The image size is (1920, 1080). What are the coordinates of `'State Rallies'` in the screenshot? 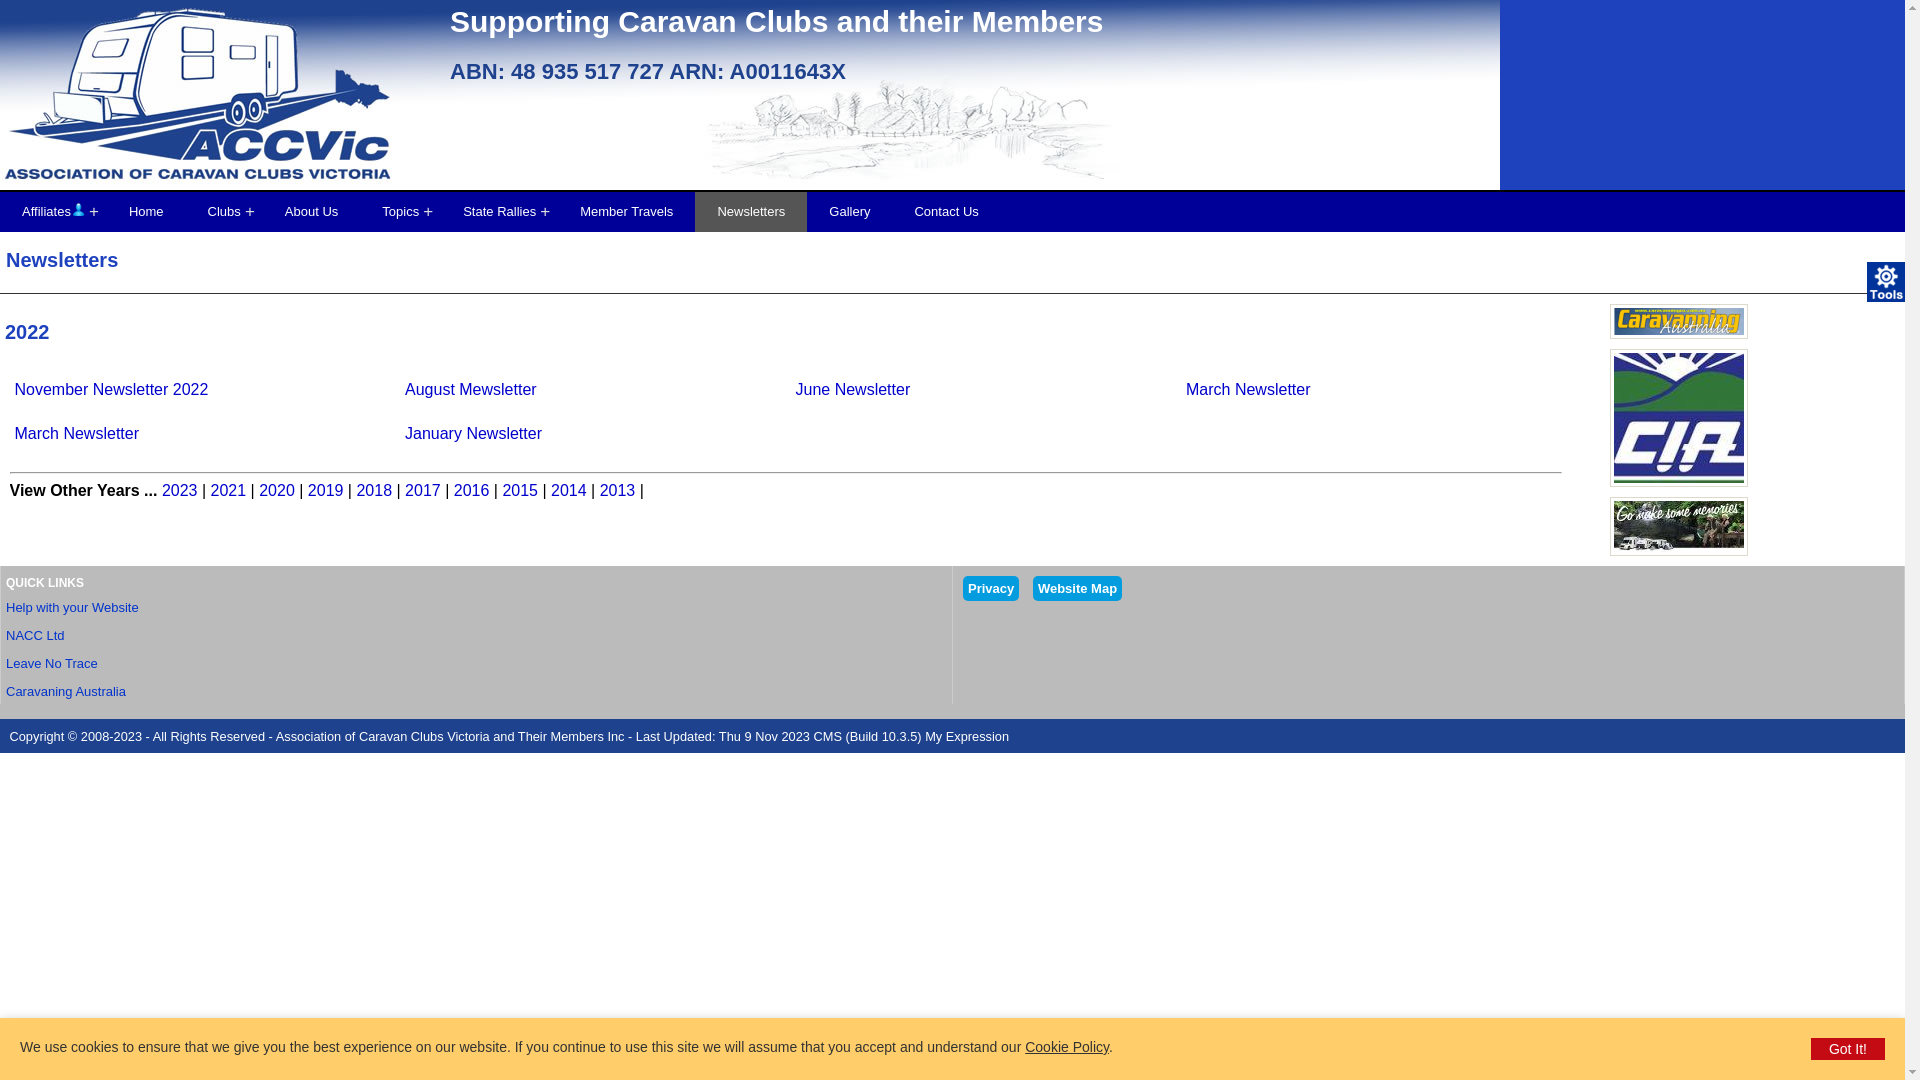 It's located at (499, 212).